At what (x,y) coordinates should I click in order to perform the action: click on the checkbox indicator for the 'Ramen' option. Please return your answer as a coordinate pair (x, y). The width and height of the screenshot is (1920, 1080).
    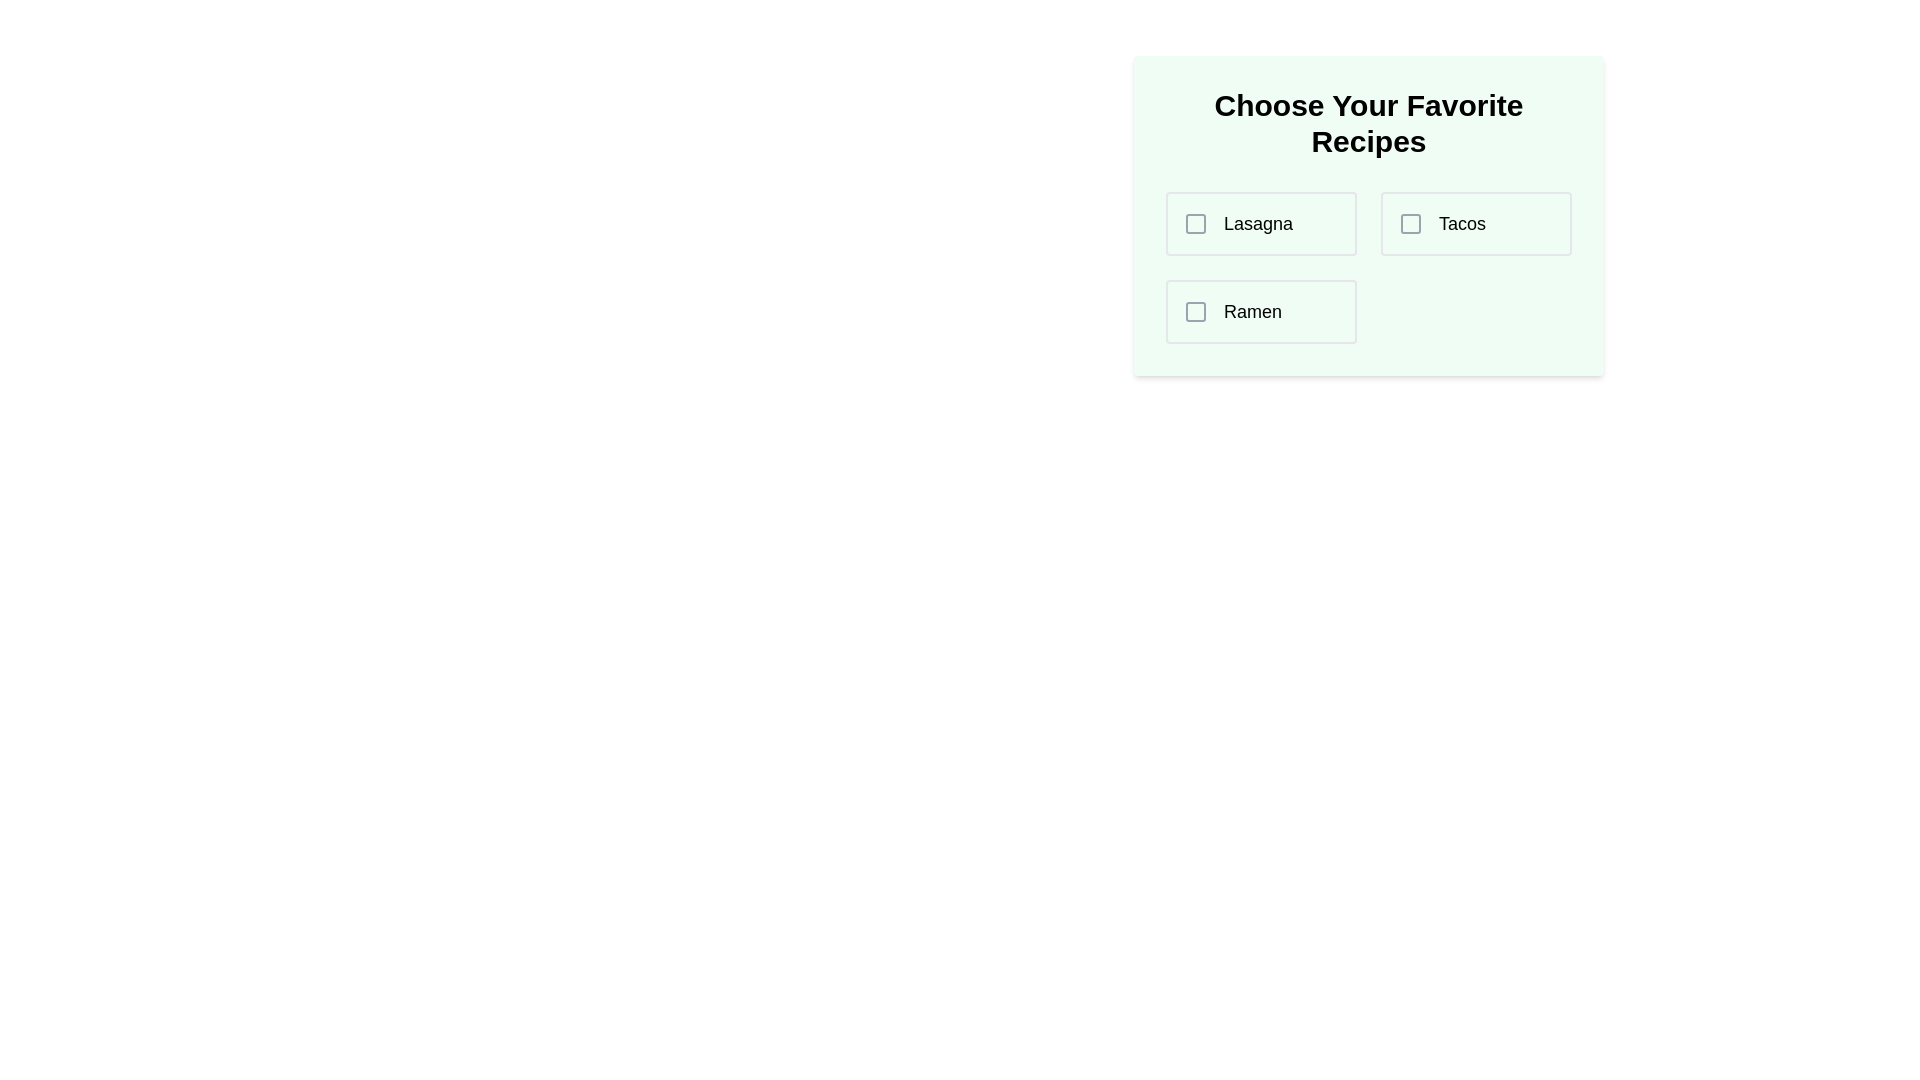
    Looking at the image, I should click on (1195, 312).